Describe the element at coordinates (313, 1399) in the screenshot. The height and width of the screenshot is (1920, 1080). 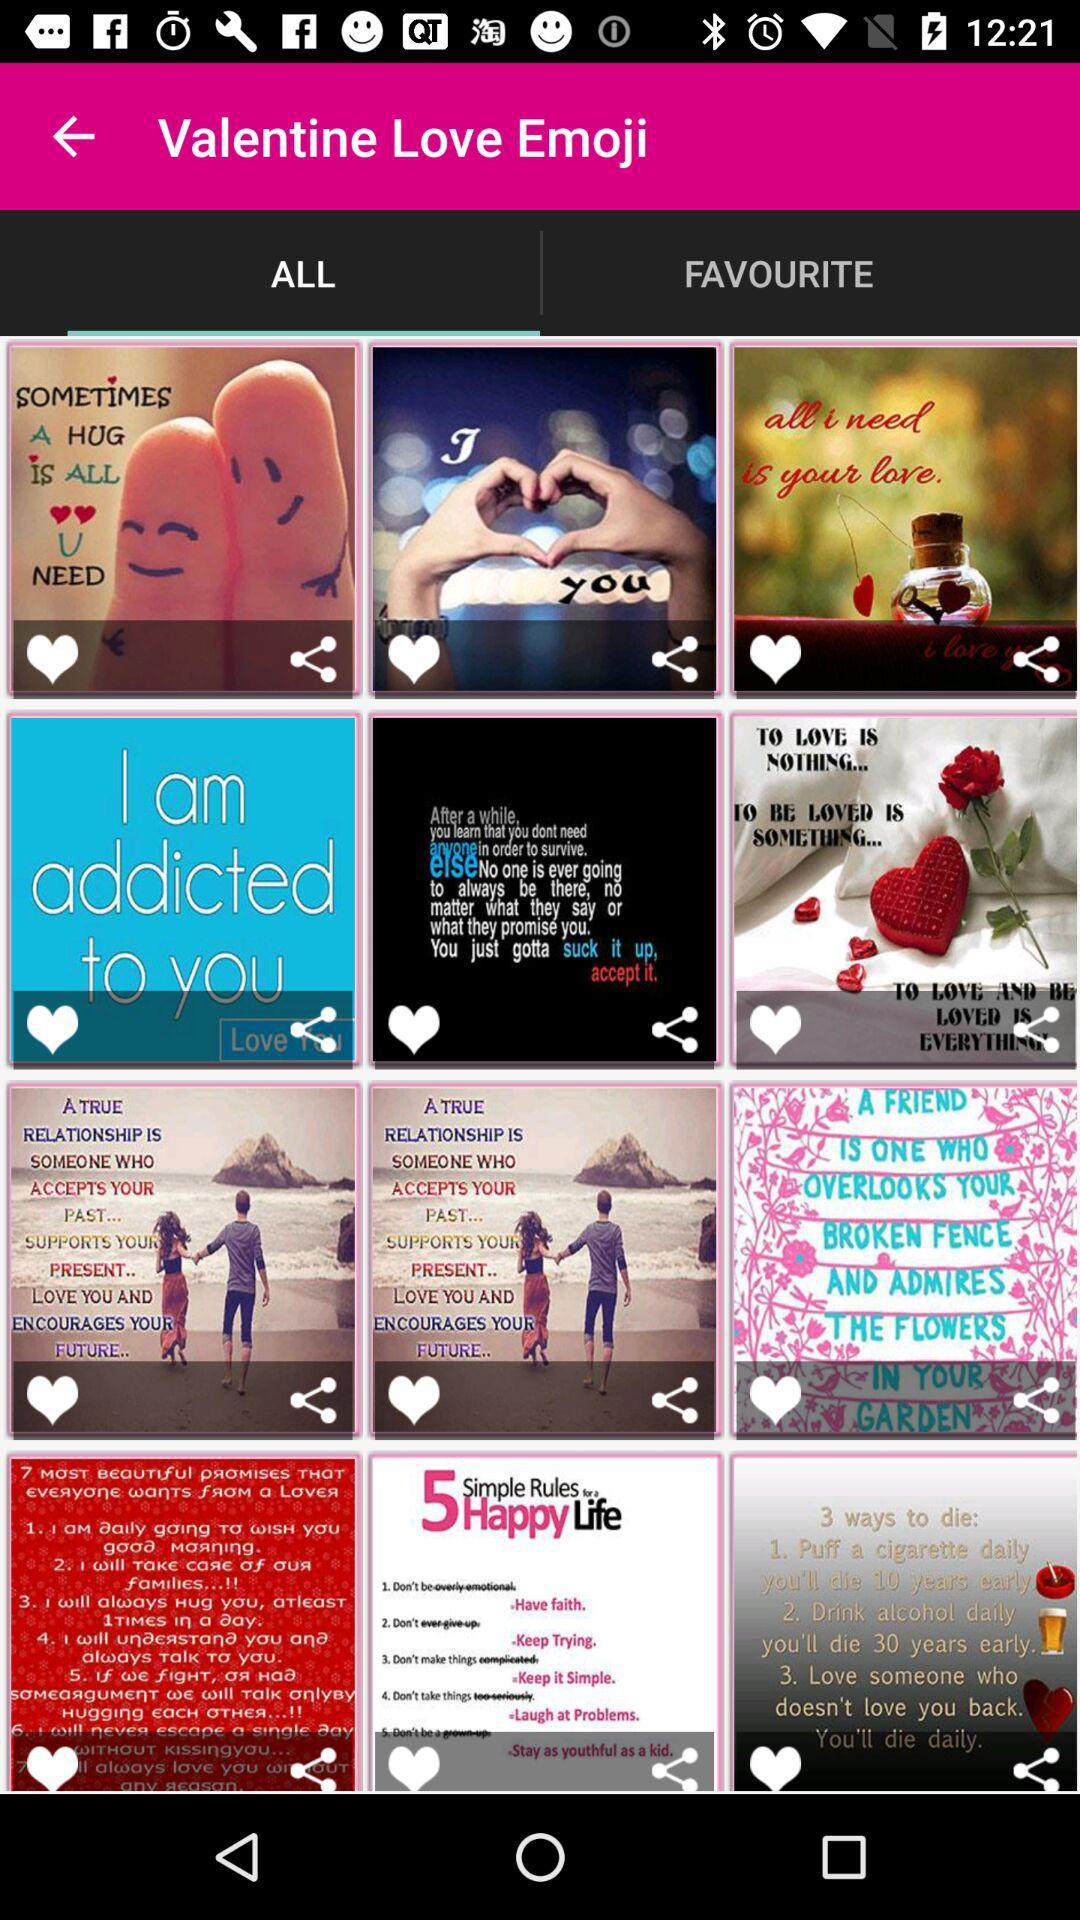
I see `share the picture` at that location.